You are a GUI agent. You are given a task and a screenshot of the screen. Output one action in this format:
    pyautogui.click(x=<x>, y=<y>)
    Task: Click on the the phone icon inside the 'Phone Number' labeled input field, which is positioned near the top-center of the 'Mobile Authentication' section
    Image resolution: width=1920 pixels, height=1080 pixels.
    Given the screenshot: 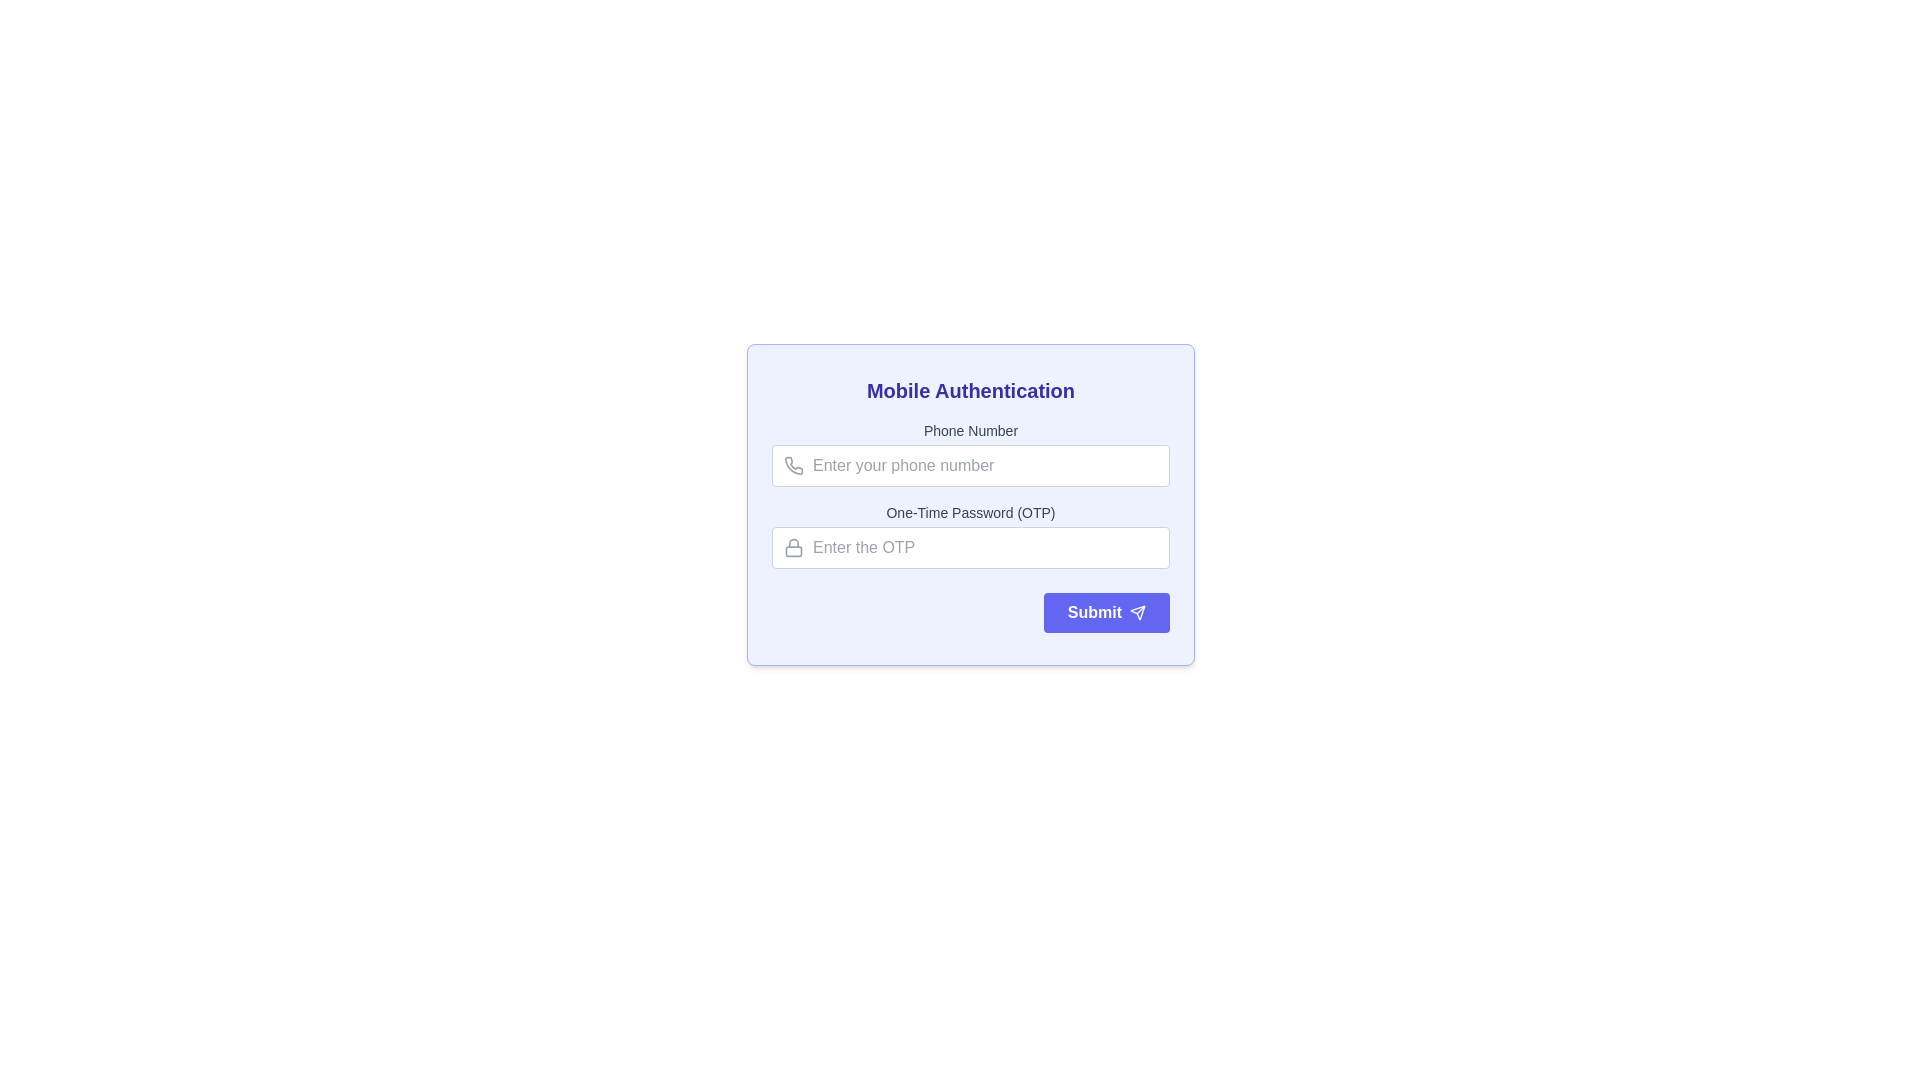 What is the action you would take?
    pyautogui.click(x=970, y=454)
    